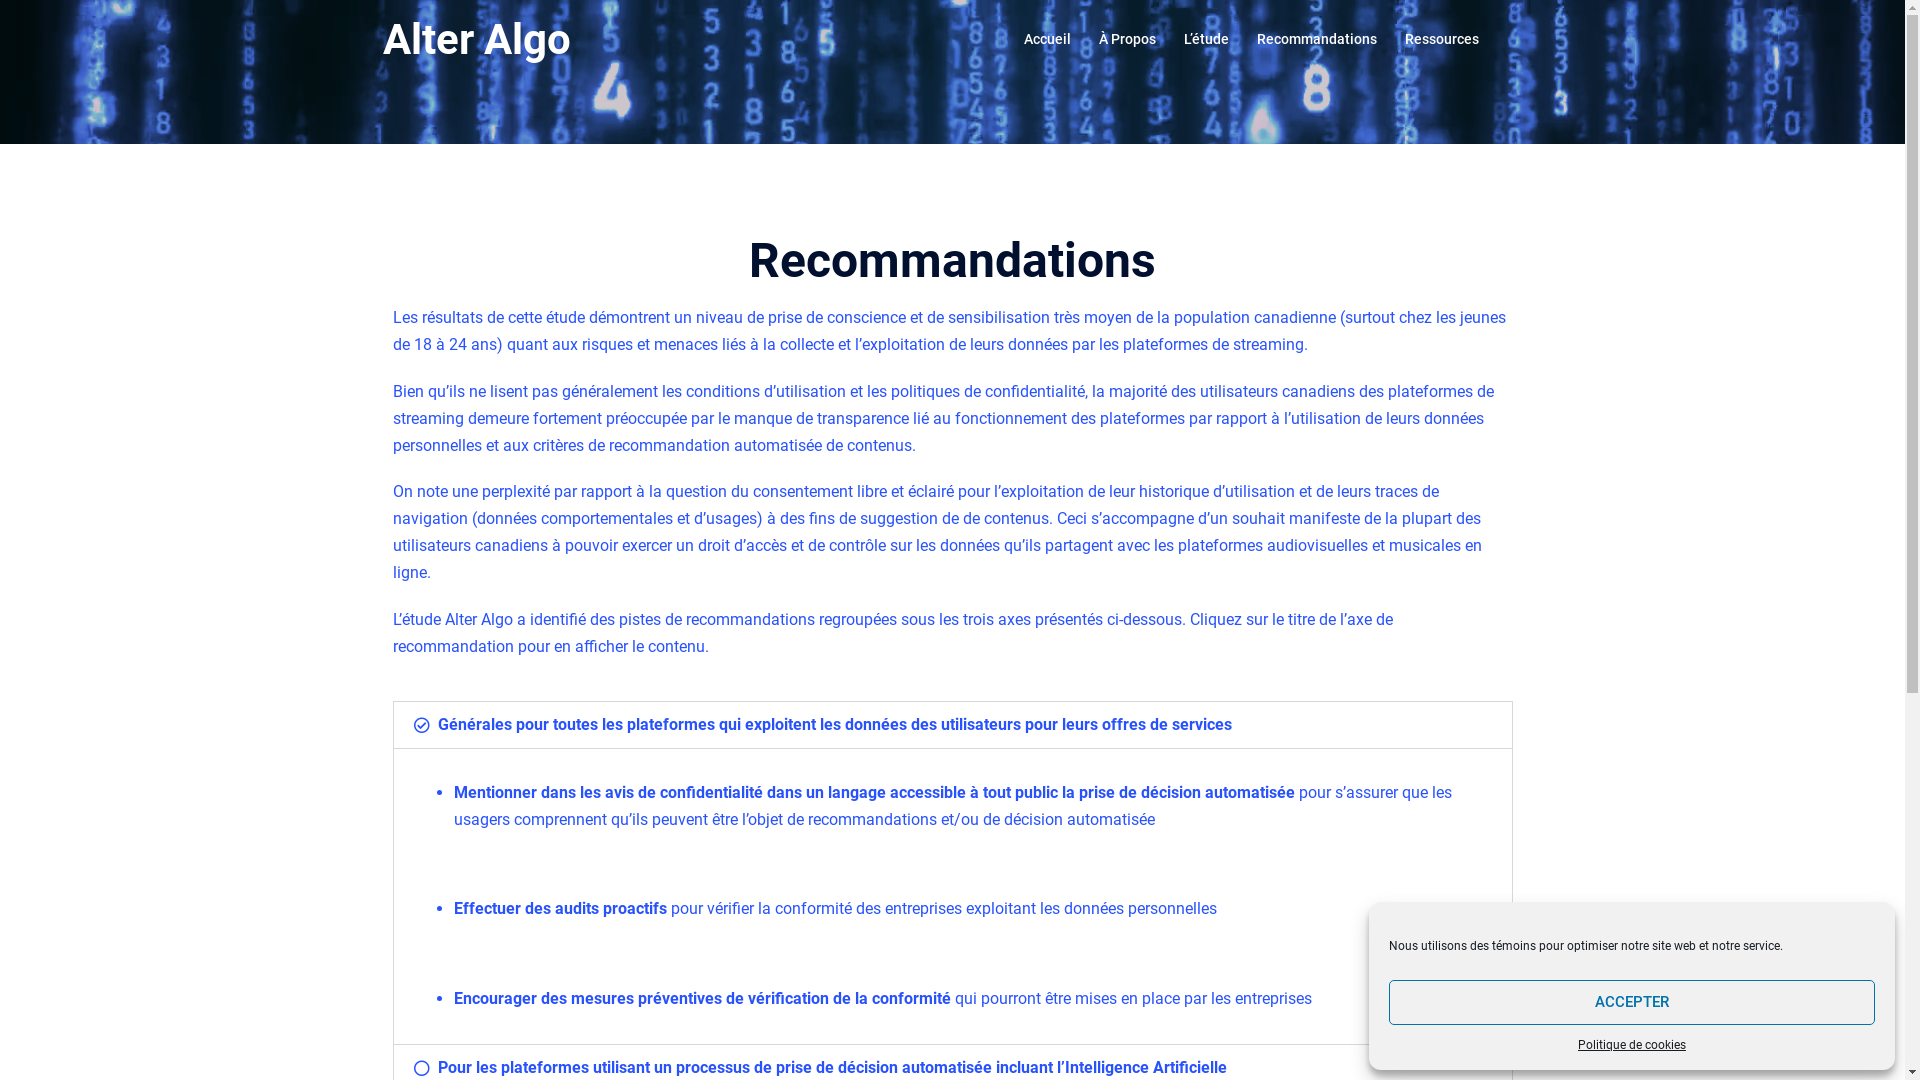  I want to click on 'Recommandations', so click(1315, 39).